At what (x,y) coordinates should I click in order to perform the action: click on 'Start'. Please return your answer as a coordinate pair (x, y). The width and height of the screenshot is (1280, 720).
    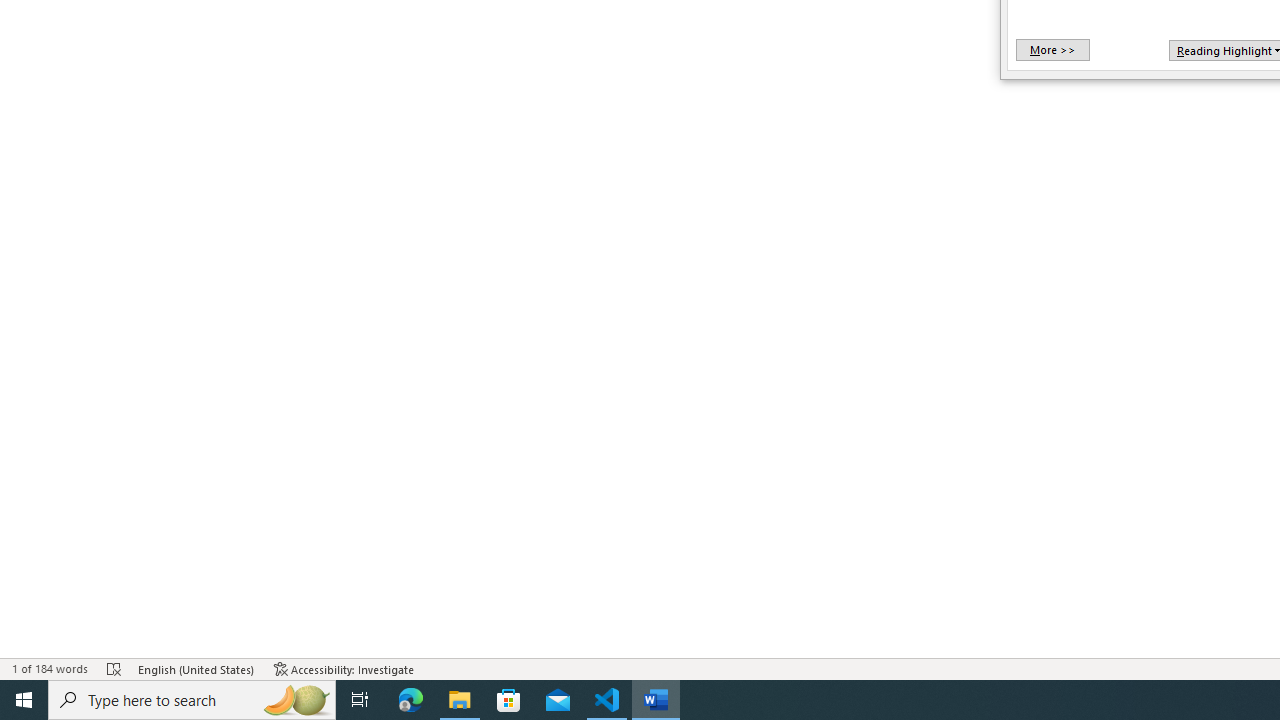
    Looking at the image, I should click on (24, 698).